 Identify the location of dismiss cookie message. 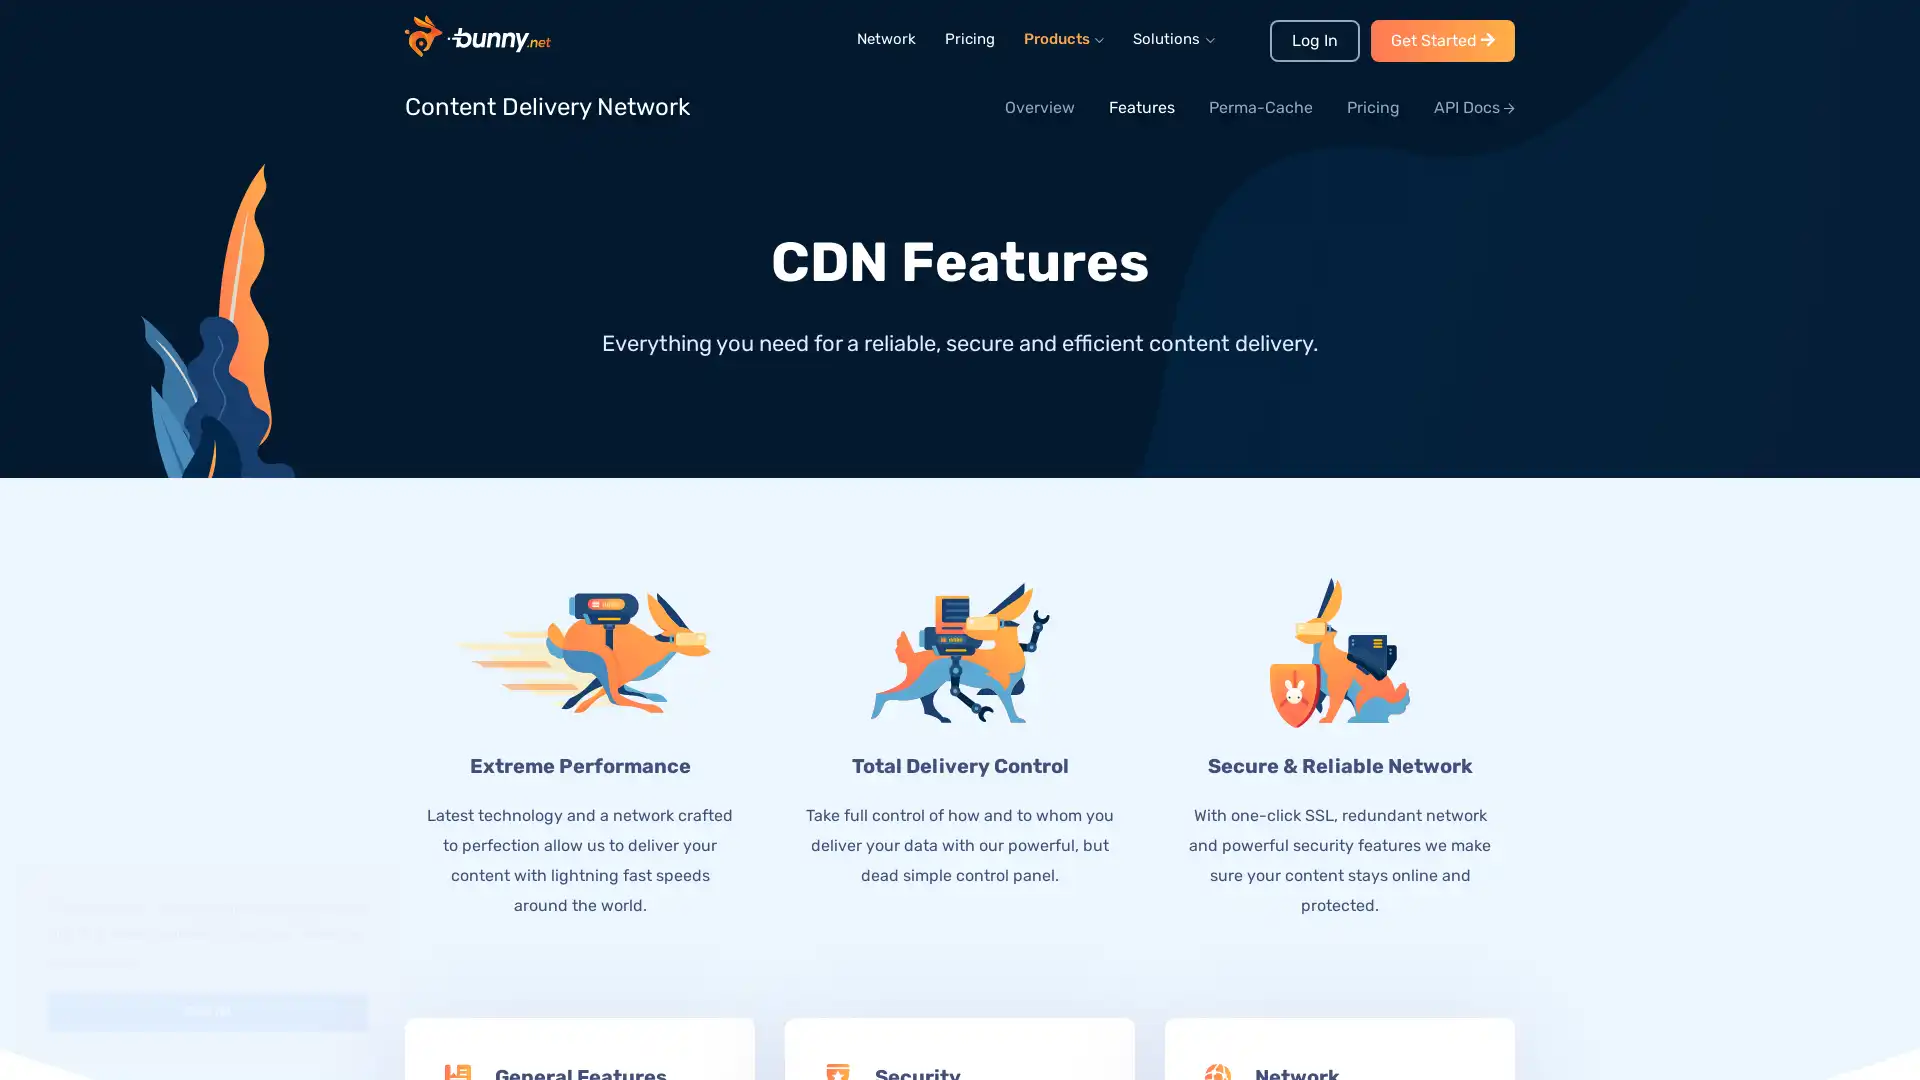
(207, 1011).